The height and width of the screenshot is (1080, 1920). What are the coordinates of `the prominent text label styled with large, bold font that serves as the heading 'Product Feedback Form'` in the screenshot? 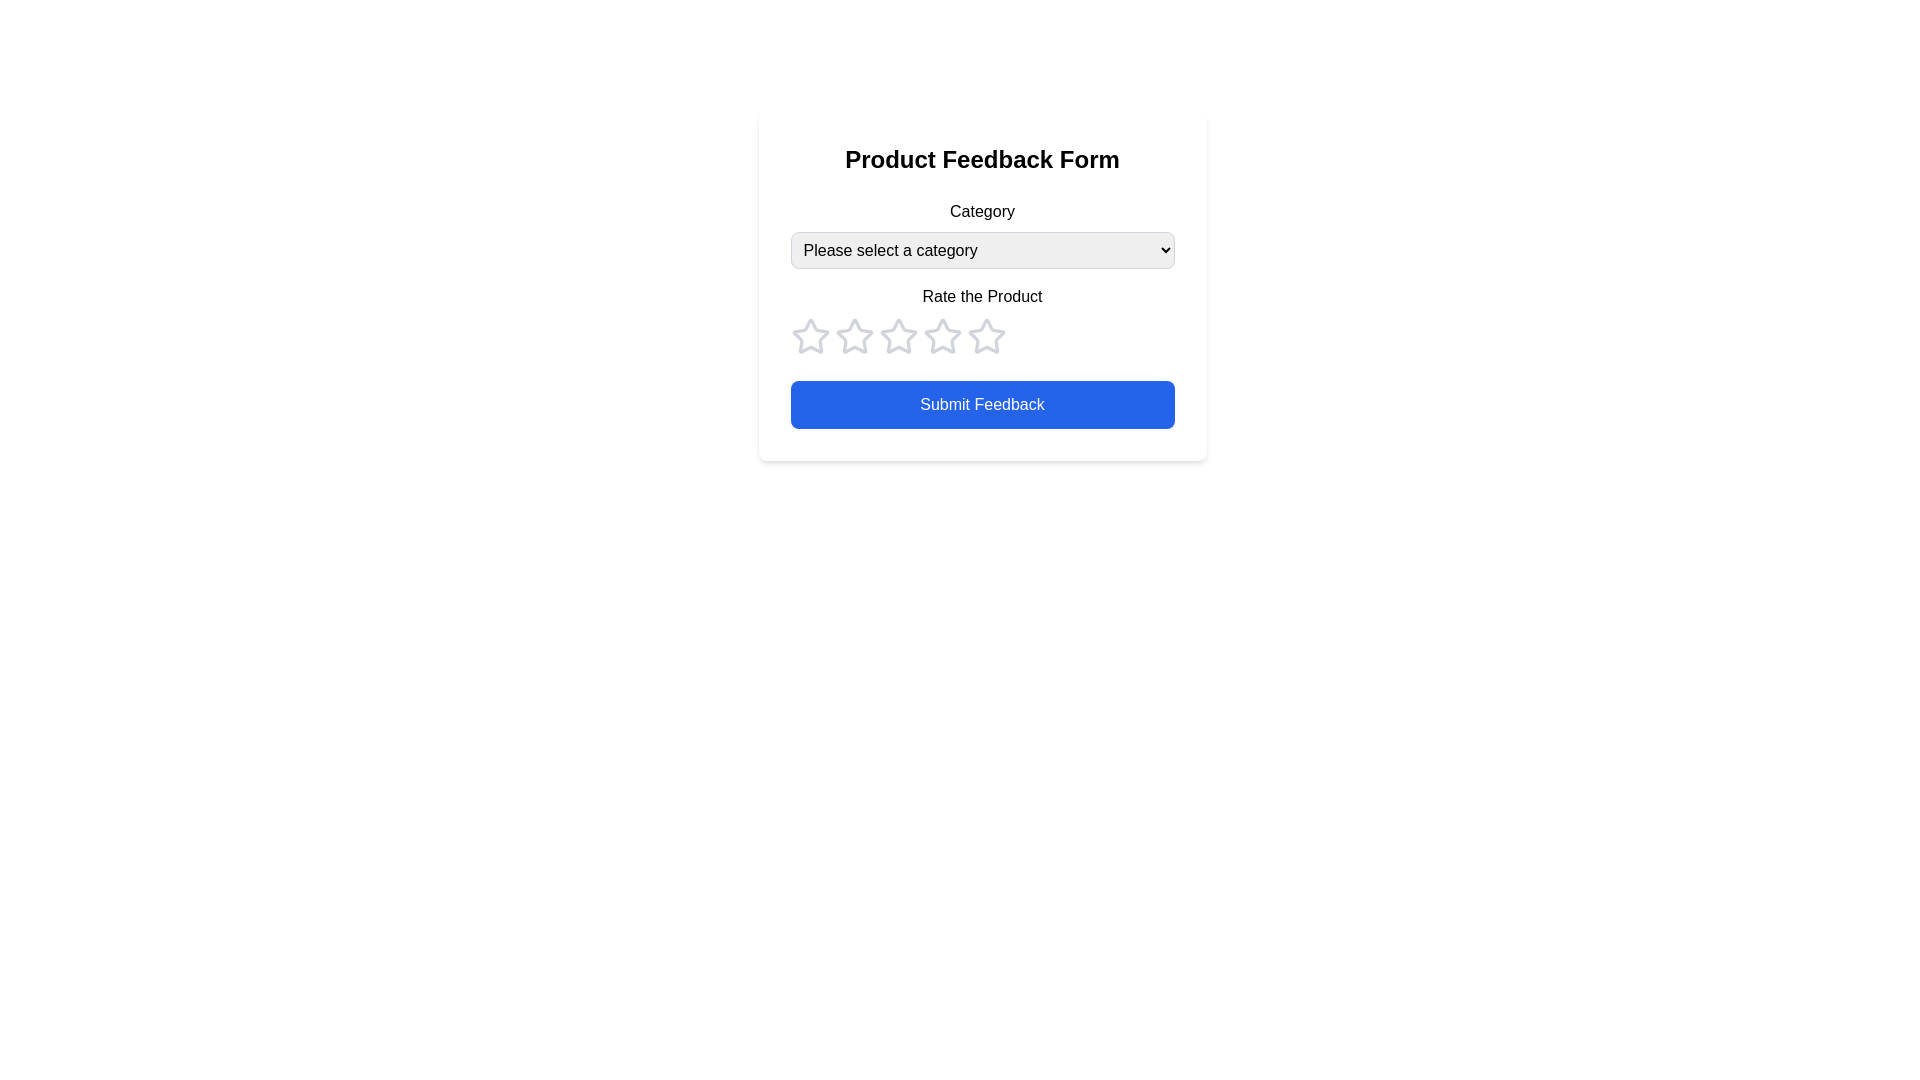 It's located at (982, 158).